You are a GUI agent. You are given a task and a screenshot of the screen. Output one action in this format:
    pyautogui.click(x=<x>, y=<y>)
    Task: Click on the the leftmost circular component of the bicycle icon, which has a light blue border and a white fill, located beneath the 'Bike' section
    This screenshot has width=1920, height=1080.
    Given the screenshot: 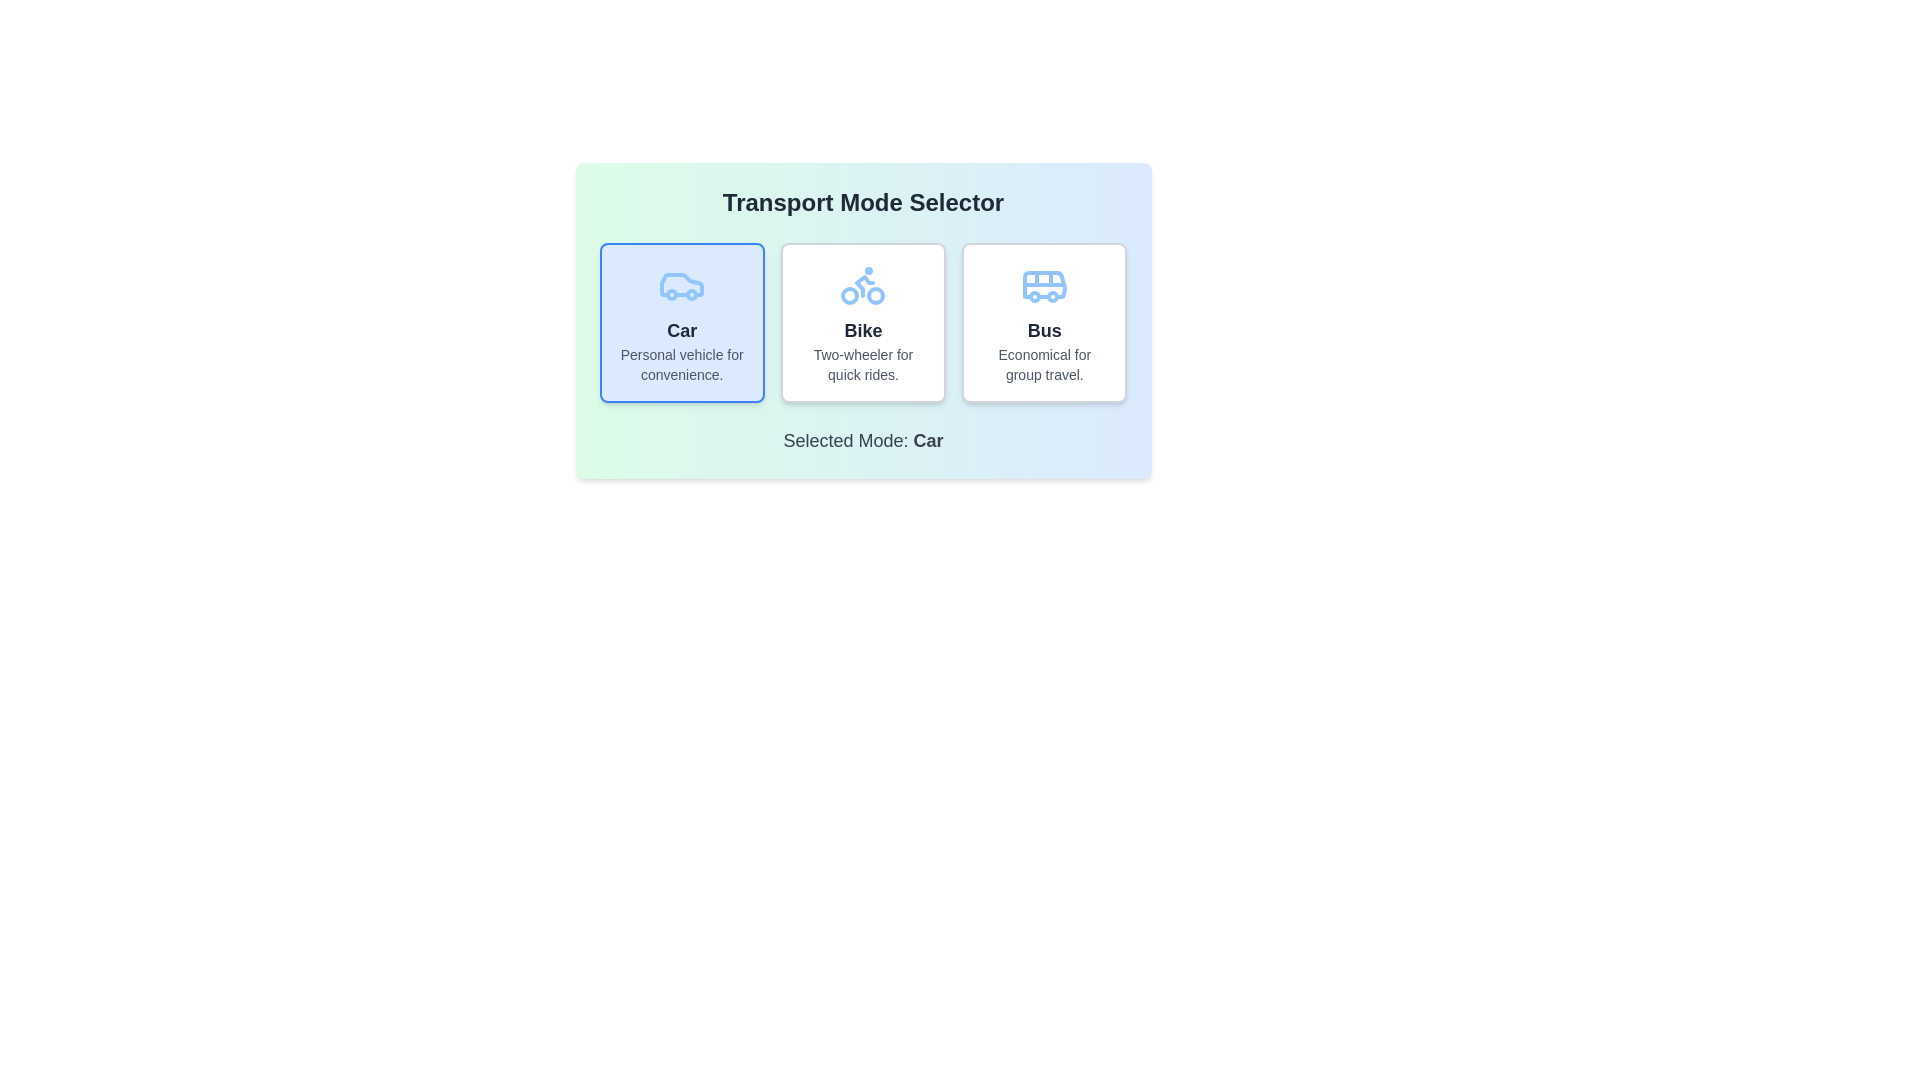 What is the action you would take?
    pyautogui.click(x=850, y=296)
    